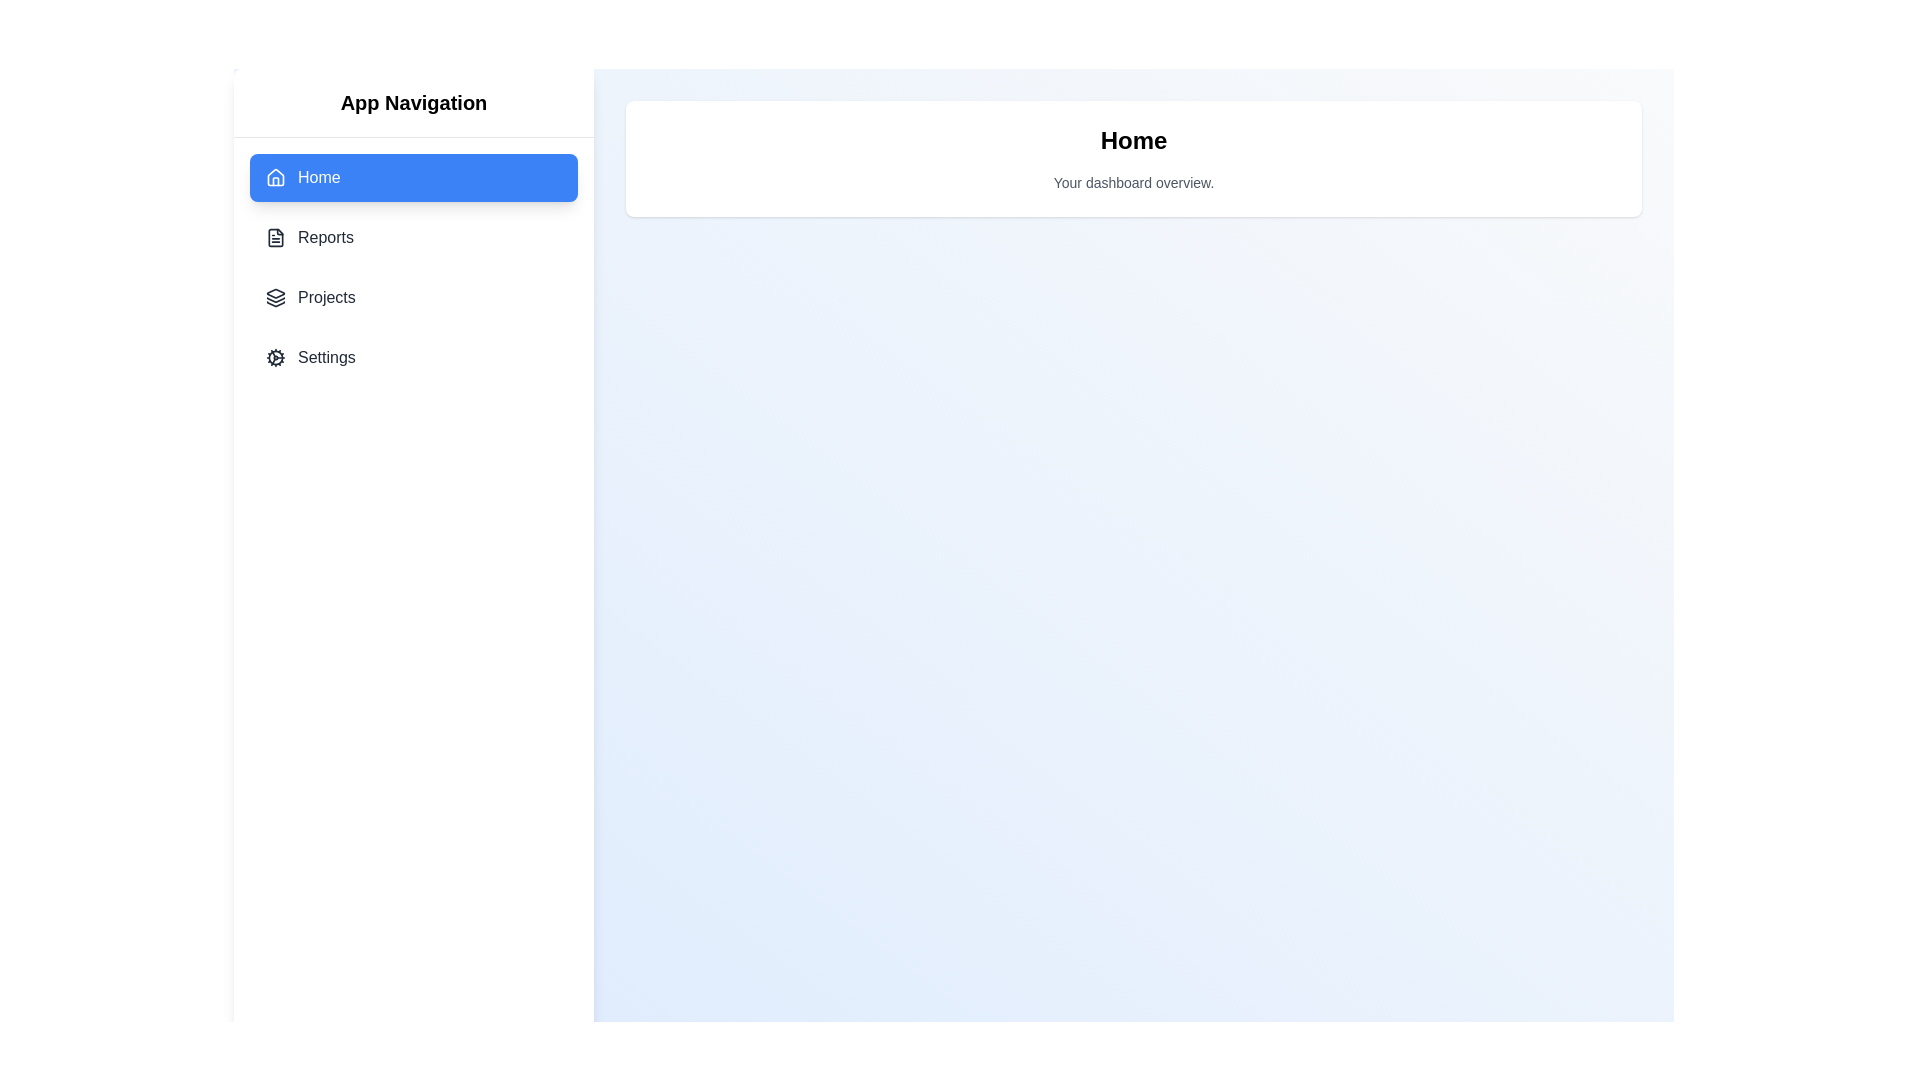 The height and width of the screenshot is (1080, 1920). What do you see at coordinates (412, 176) in the screenshot?
I see `the menu item Home to inspect its tooltip effect` at bounding box center [412, 176].